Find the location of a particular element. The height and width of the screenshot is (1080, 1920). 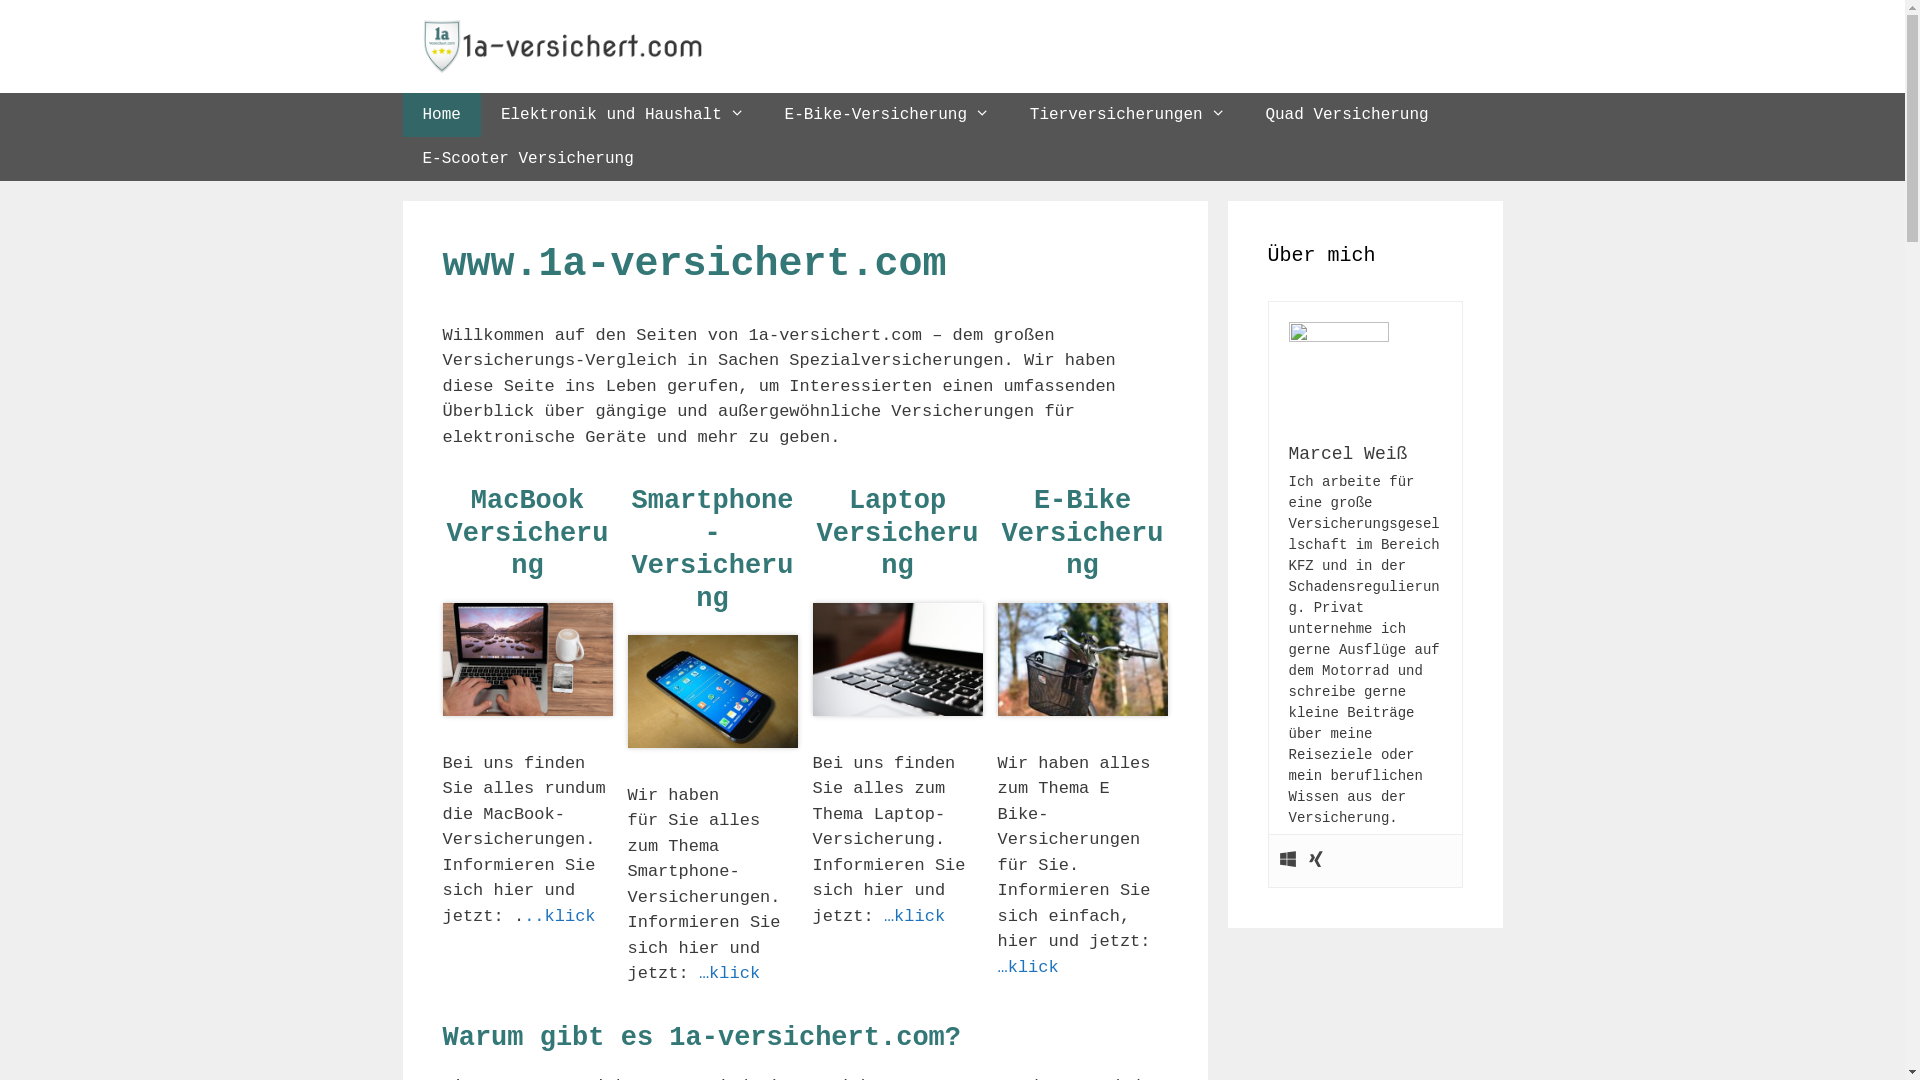

'Elektronik und Haushalt' is located at coordinates (622, 115).